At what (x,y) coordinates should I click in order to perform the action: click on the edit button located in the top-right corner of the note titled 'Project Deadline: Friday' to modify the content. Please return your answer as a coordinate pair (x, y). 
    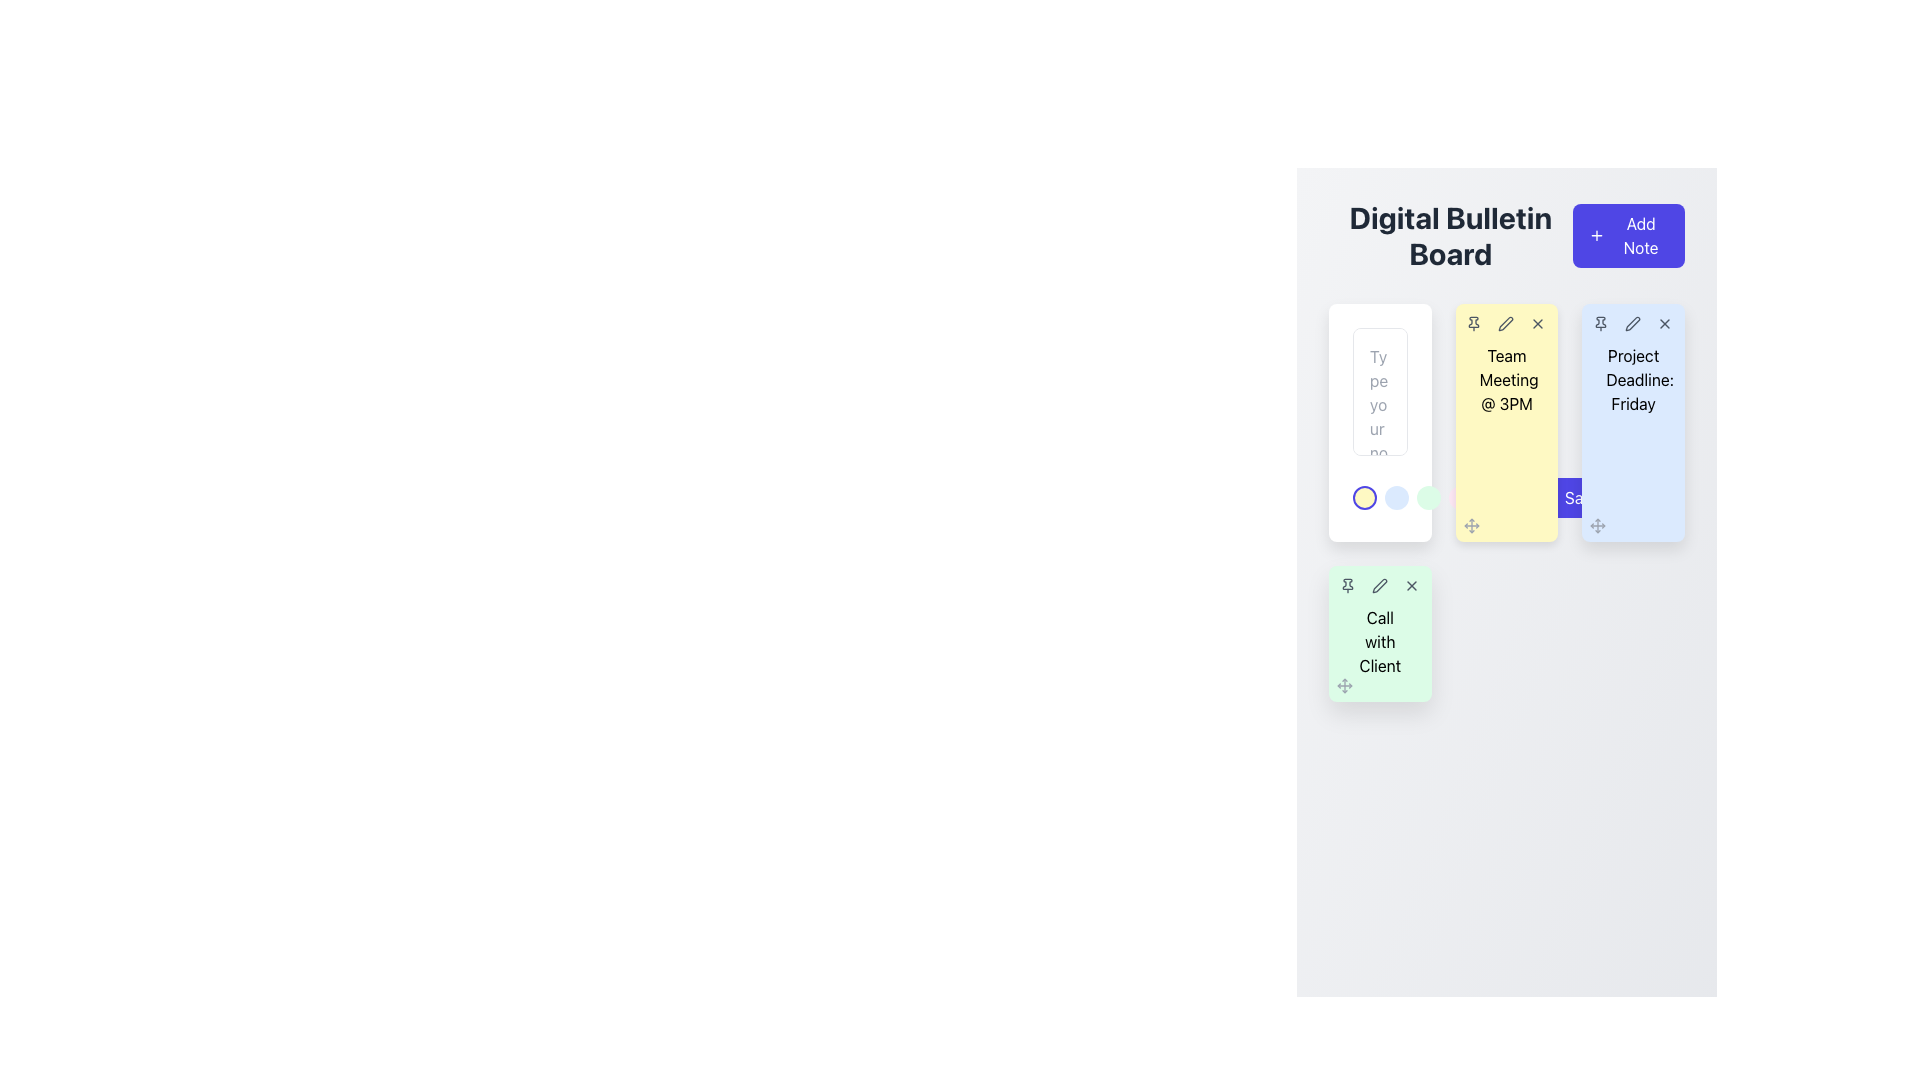
    Looking at the image, I should click on (1632, 323).